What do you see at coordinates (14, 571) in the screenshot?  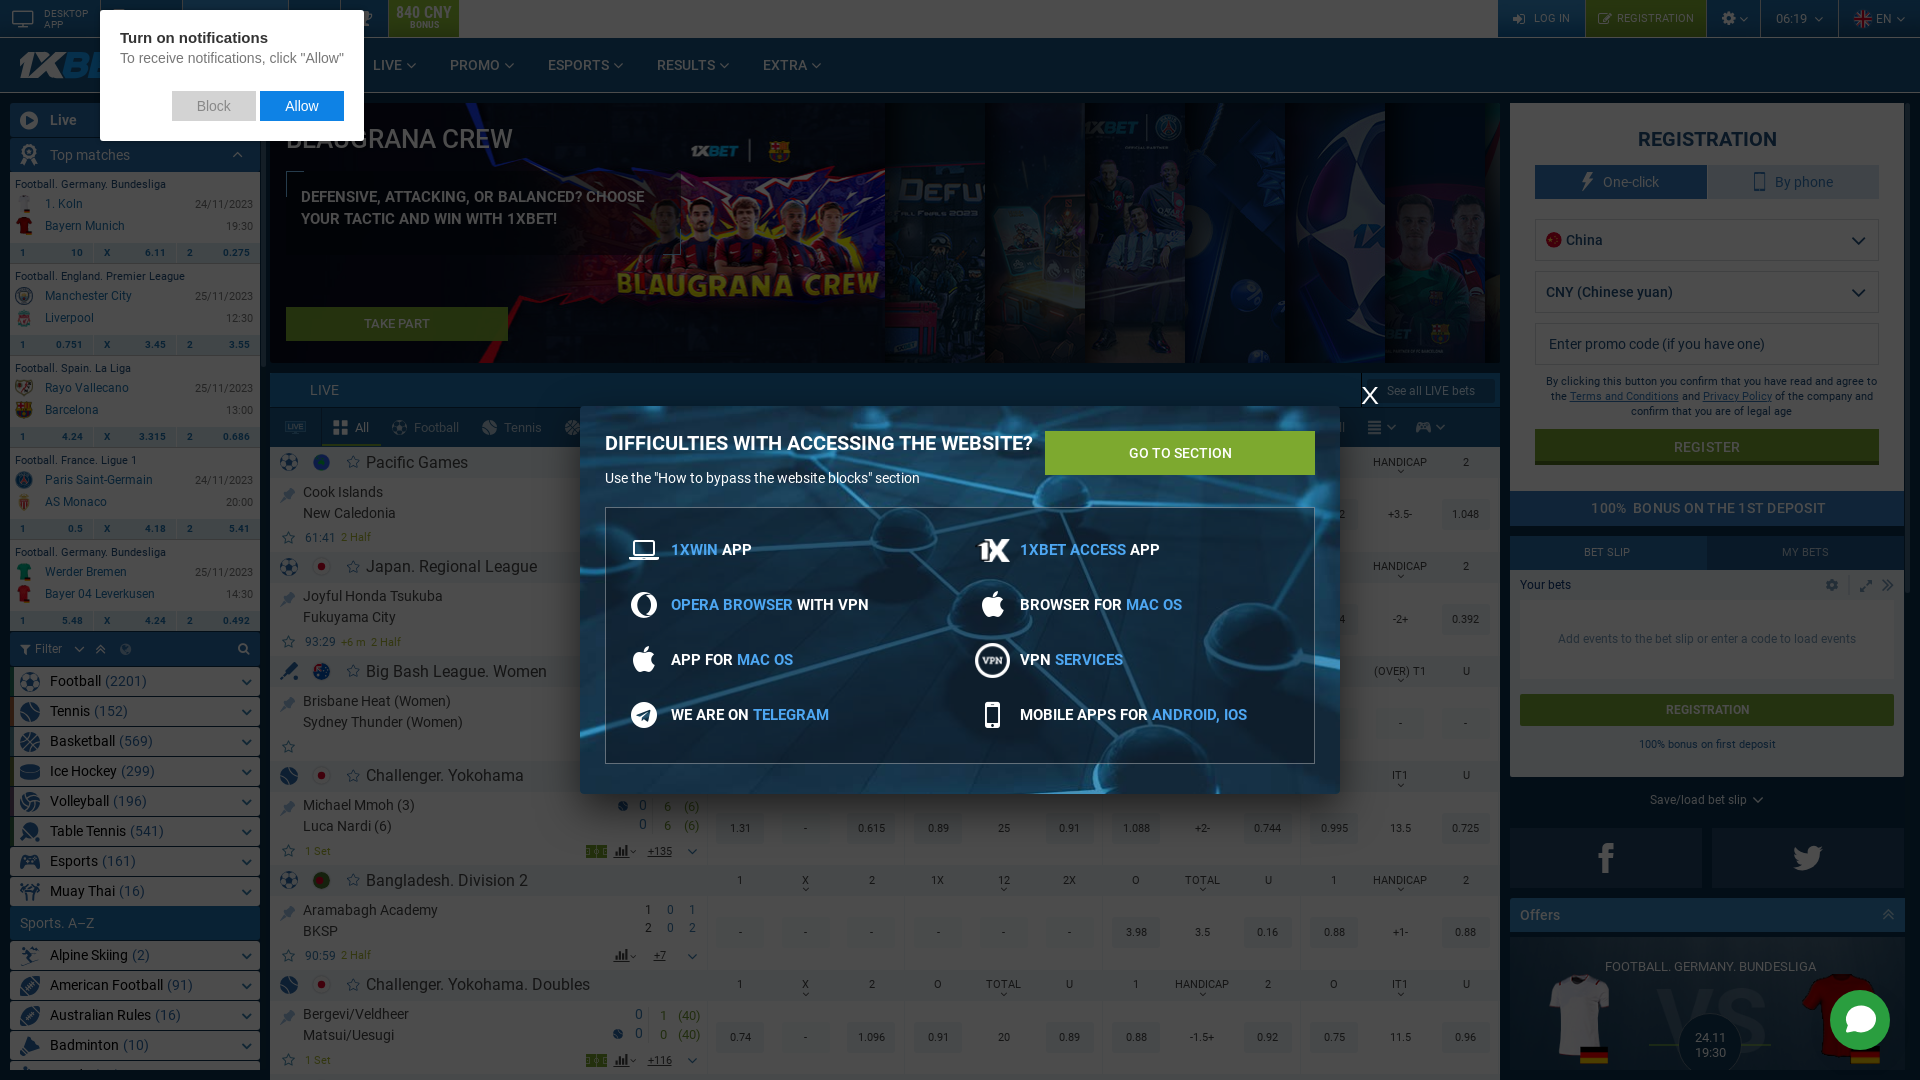 I see `'Werder Bremen. Bremen'` at bounding box center [14, 571].